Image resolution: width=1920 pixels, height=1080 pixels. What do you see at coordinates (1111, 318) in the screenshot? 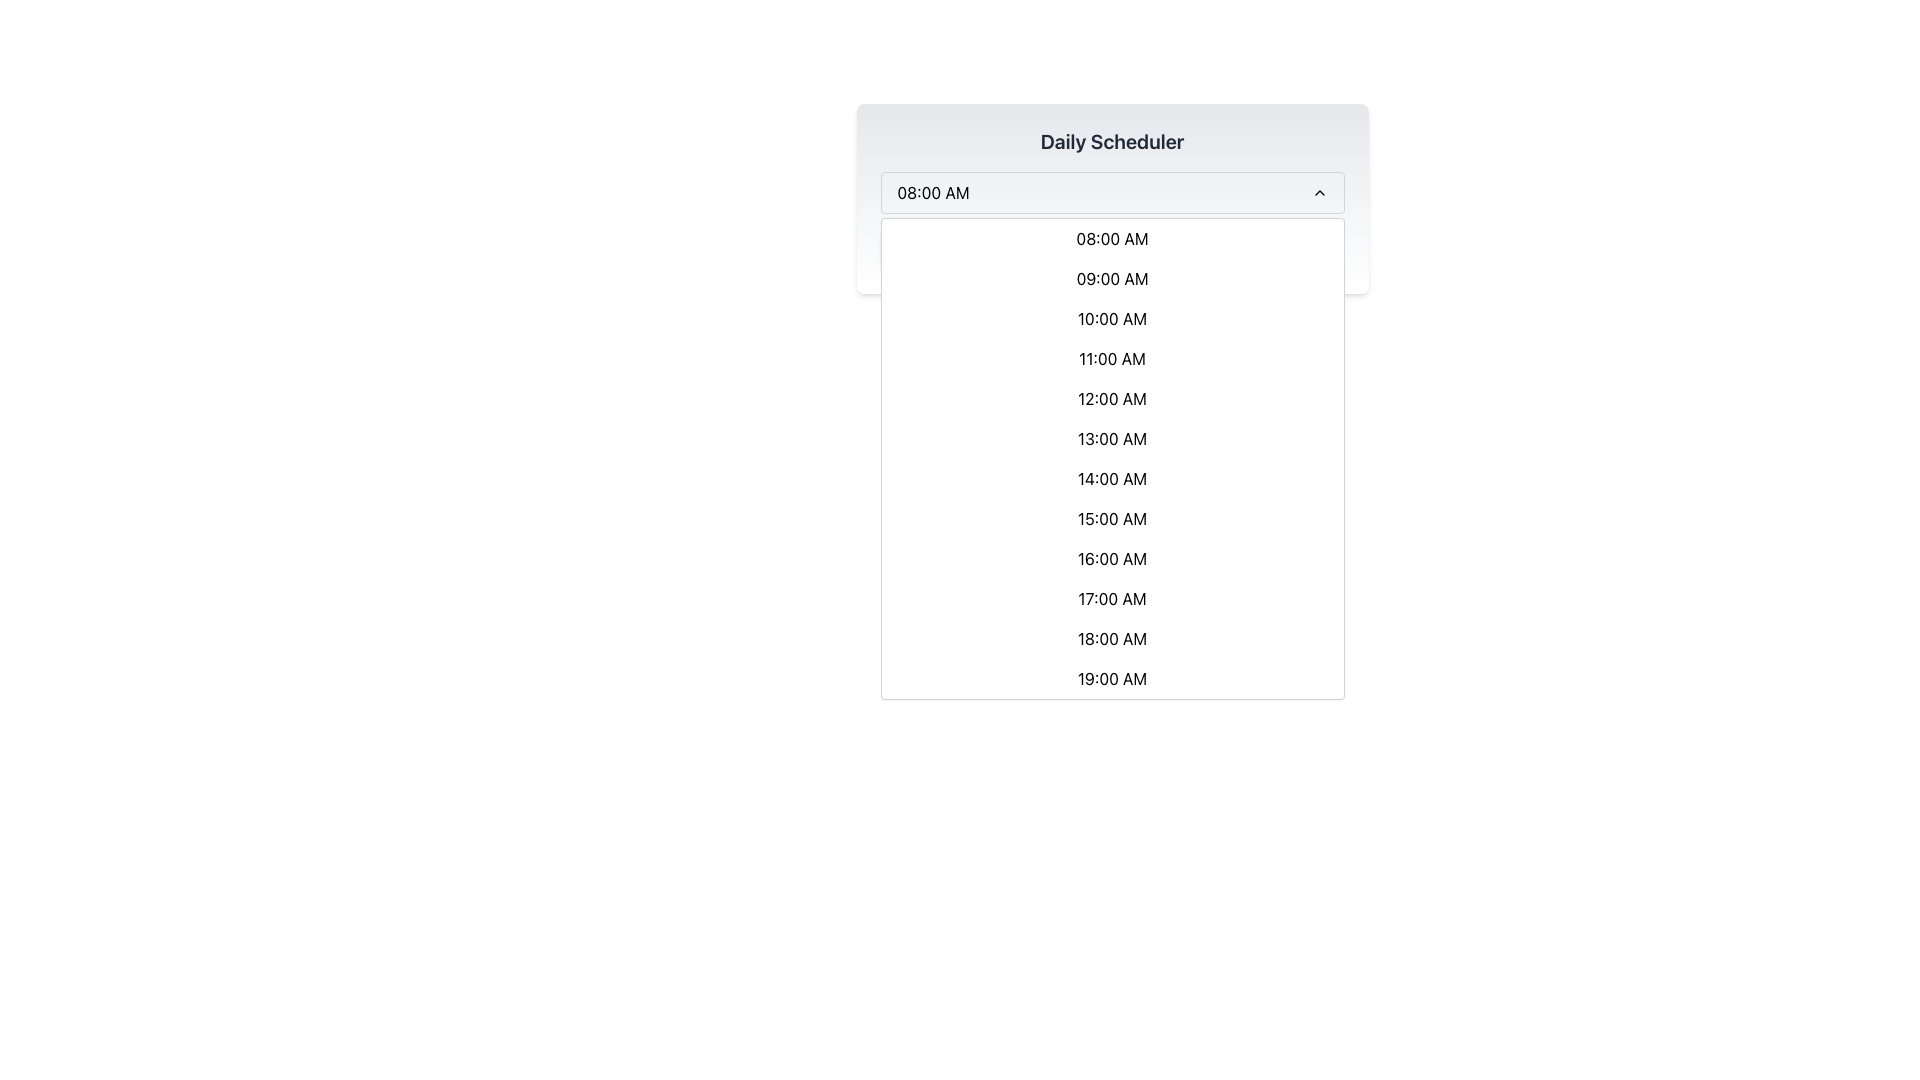
I see `the third timestamp option in the Daily Scheduler time picker` at bounding box center [1111, 318].